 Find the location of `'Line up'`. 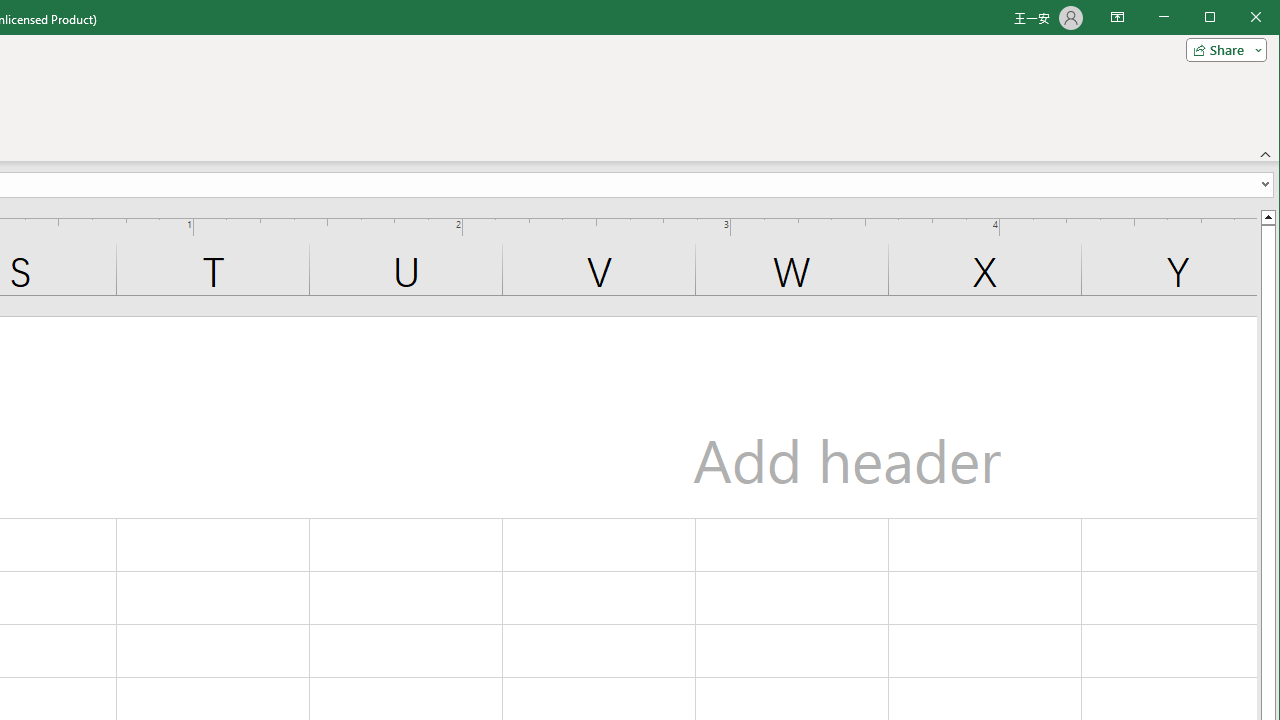

'Line up' is located at coordinates (1267, 216).